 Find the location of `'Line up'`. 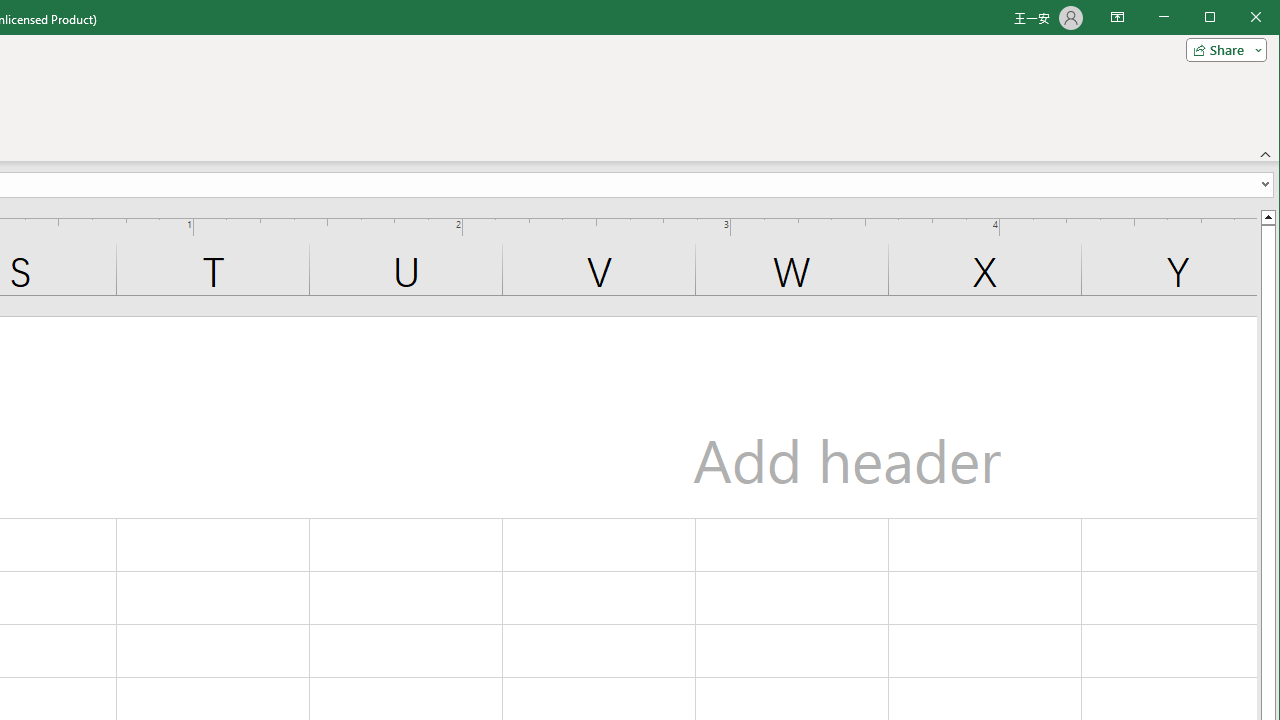

'Line up' is located at coordinates (1267, 216).